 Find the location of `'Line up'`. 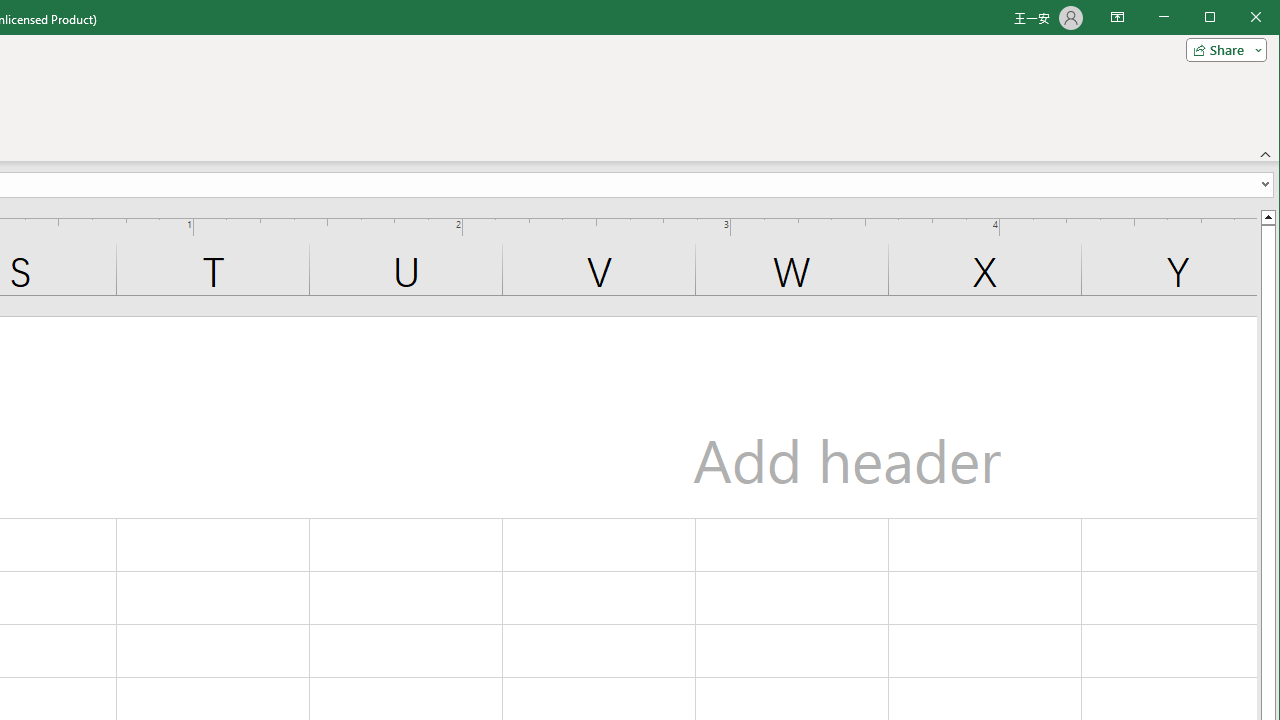

'Line up' is located at coordinates (1267, 216).